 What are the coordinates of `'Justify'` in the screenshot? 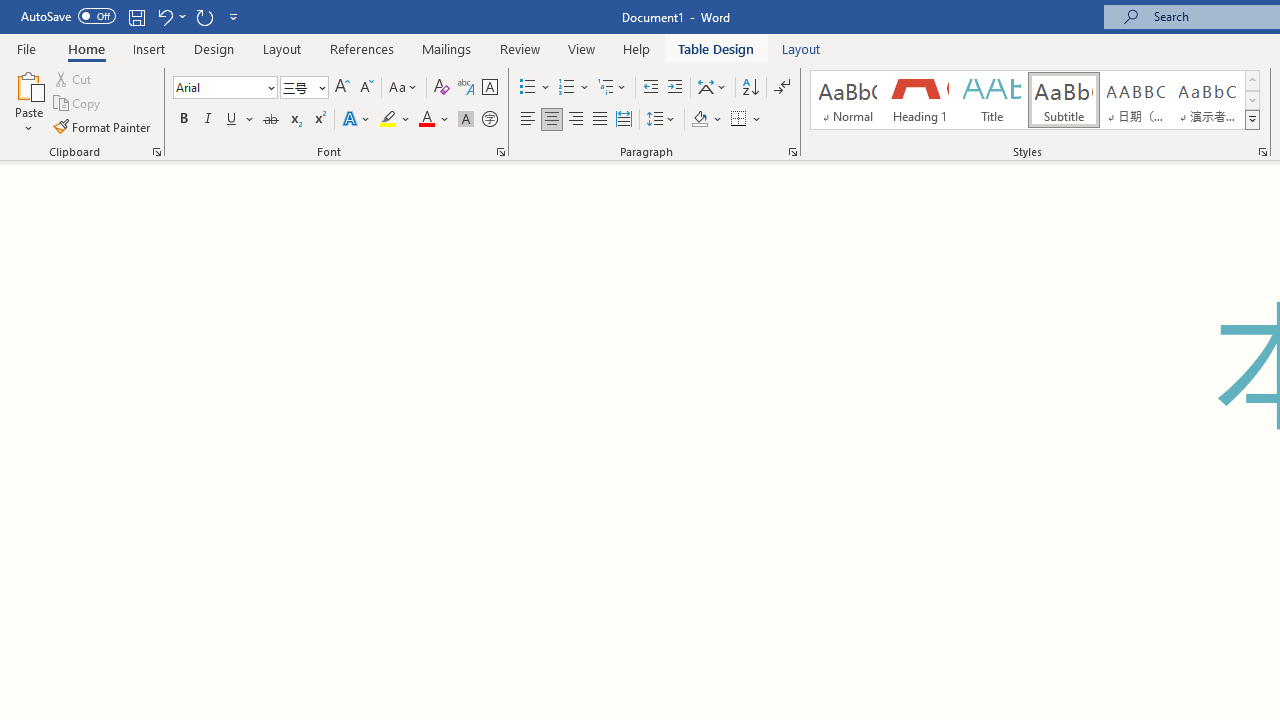 It's located at (598, 119).